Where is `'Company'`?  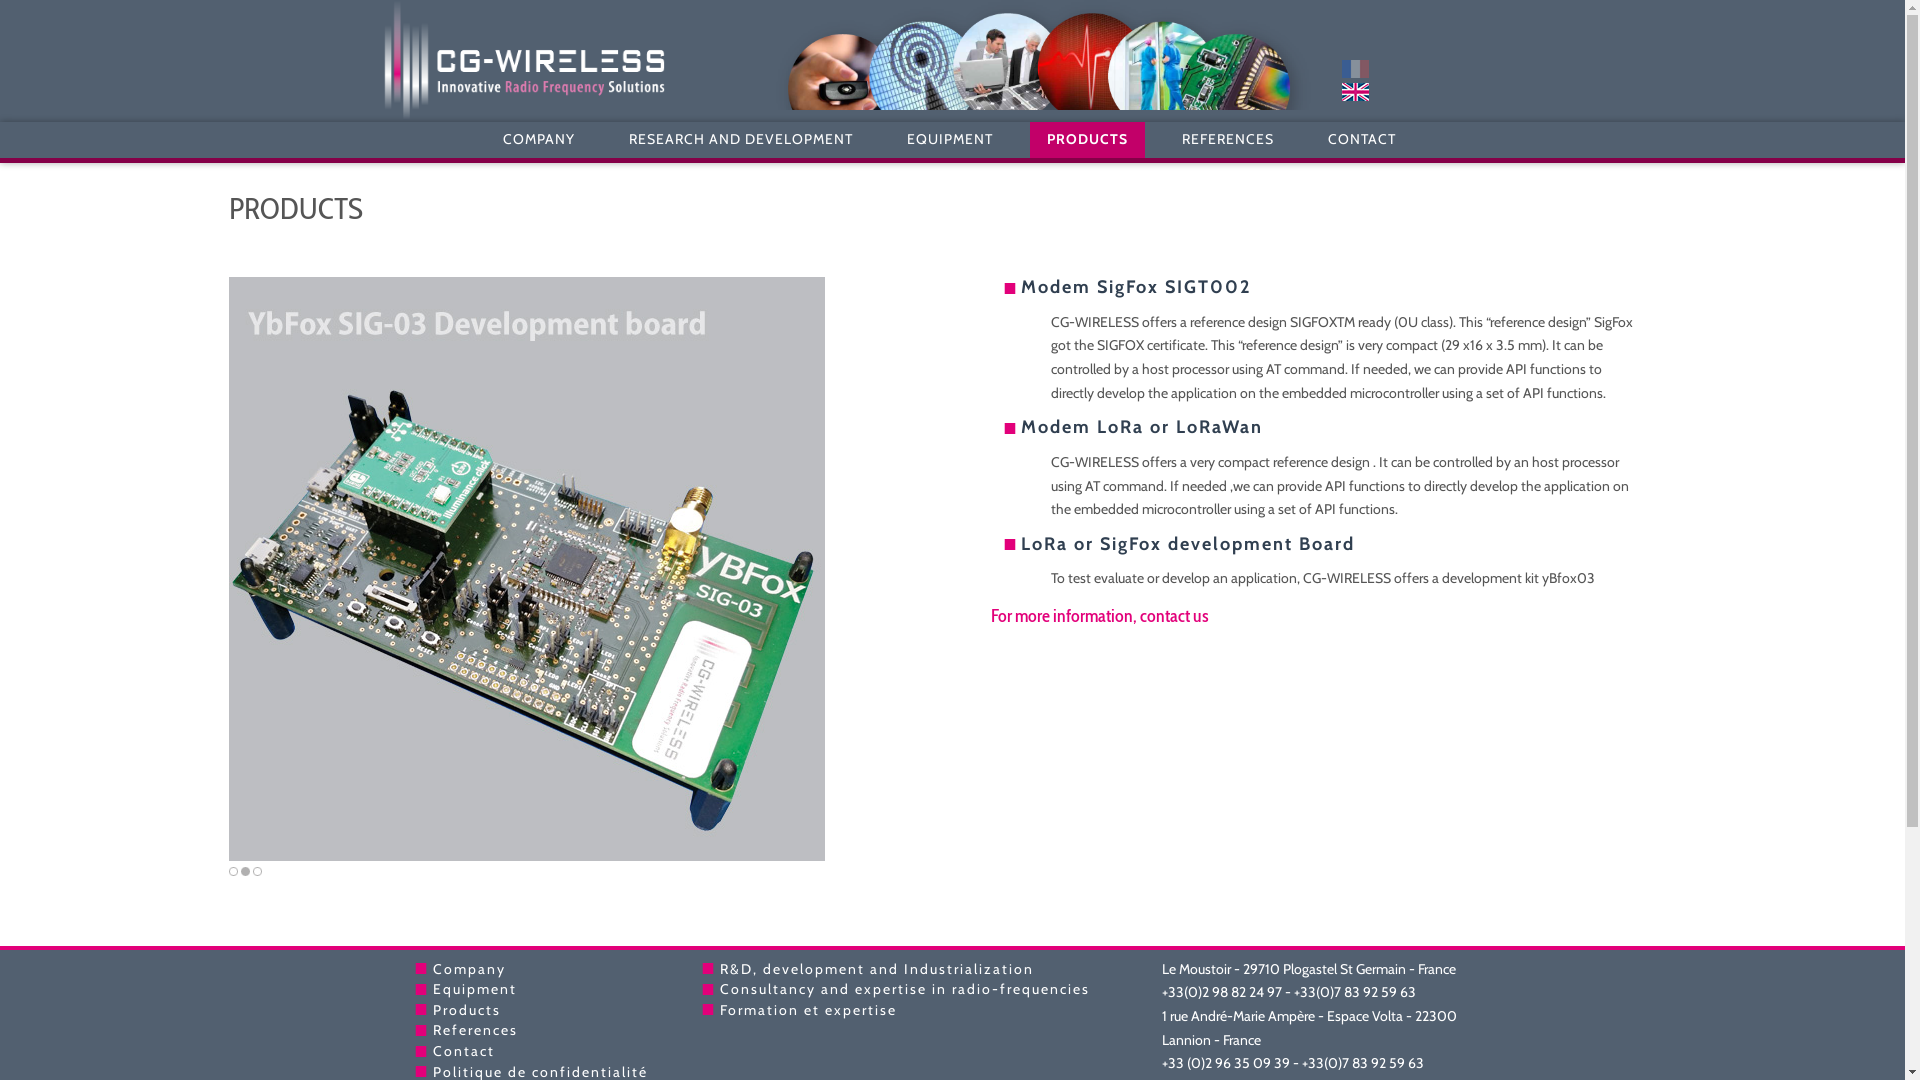
'Company' is located at coordinates (467, 967).